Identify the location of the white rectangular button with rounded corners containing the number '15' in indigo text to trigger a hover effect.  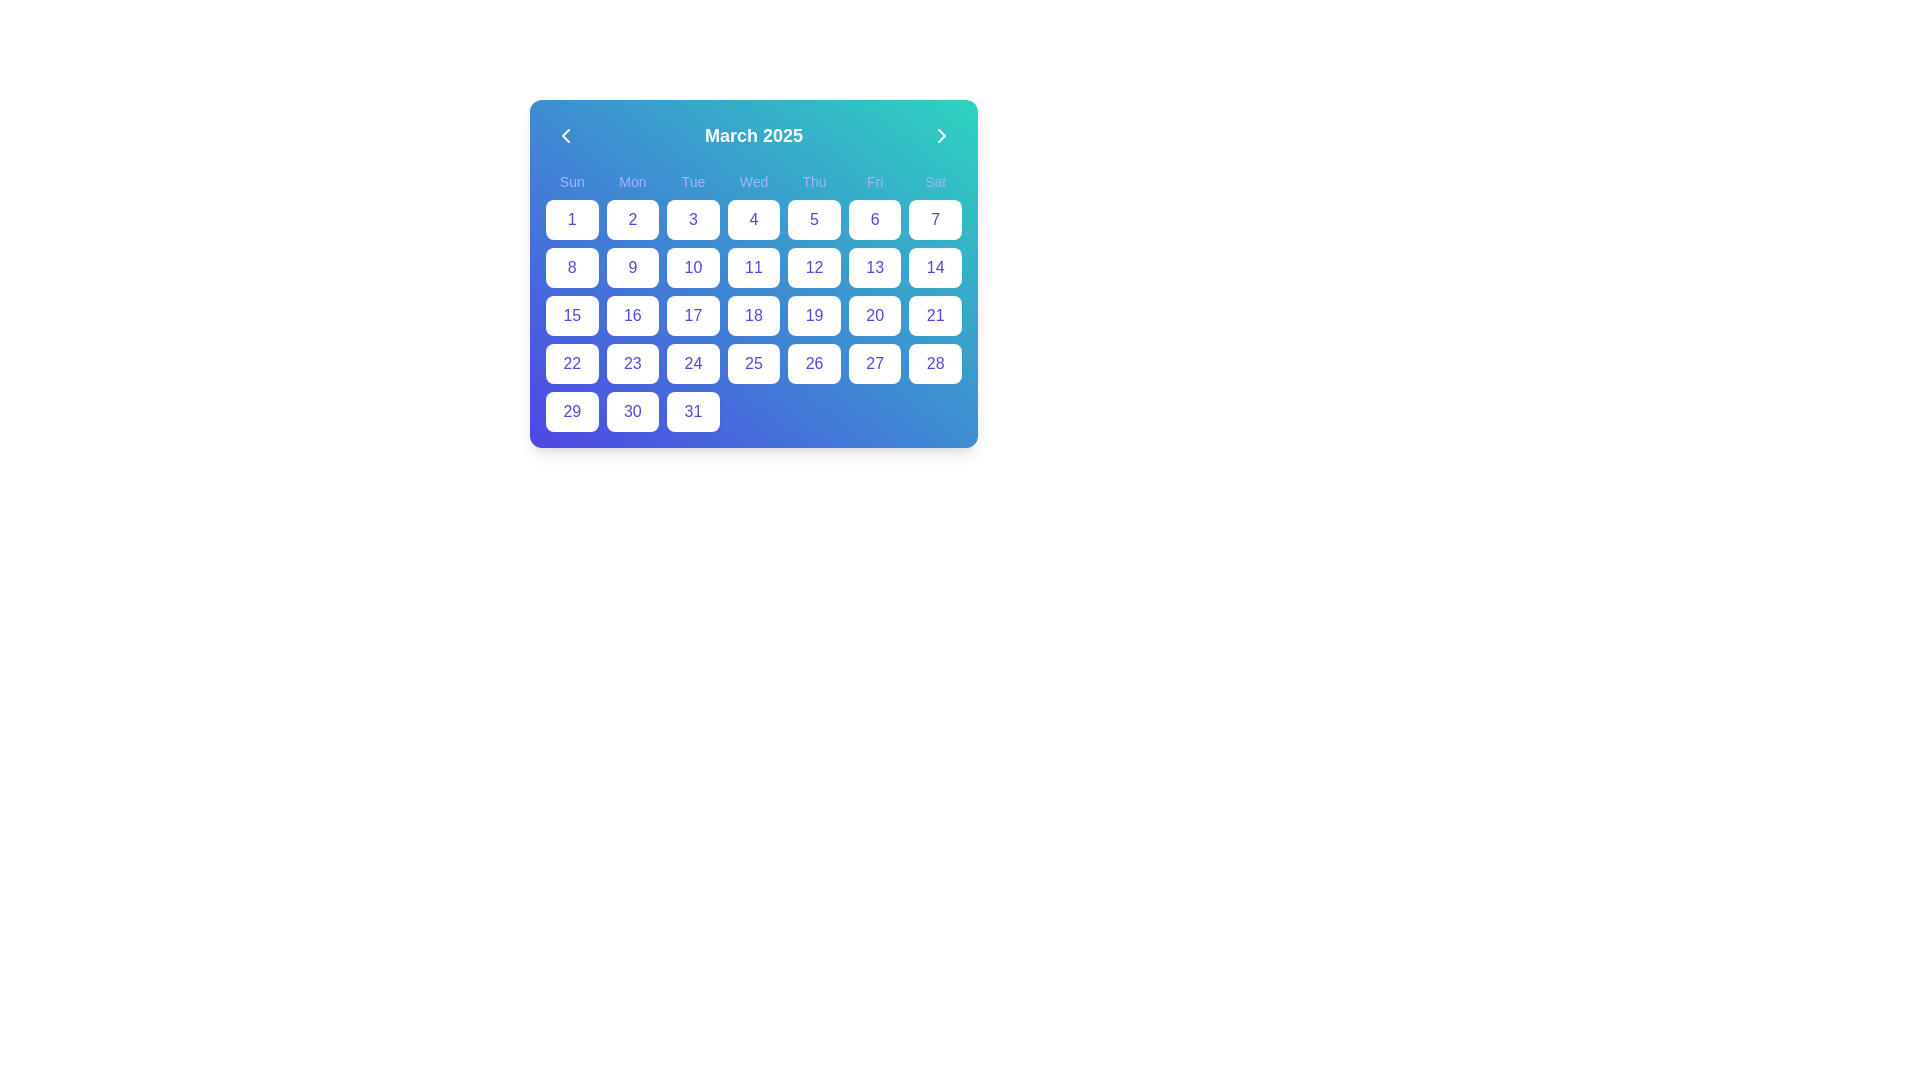
(571, 315).